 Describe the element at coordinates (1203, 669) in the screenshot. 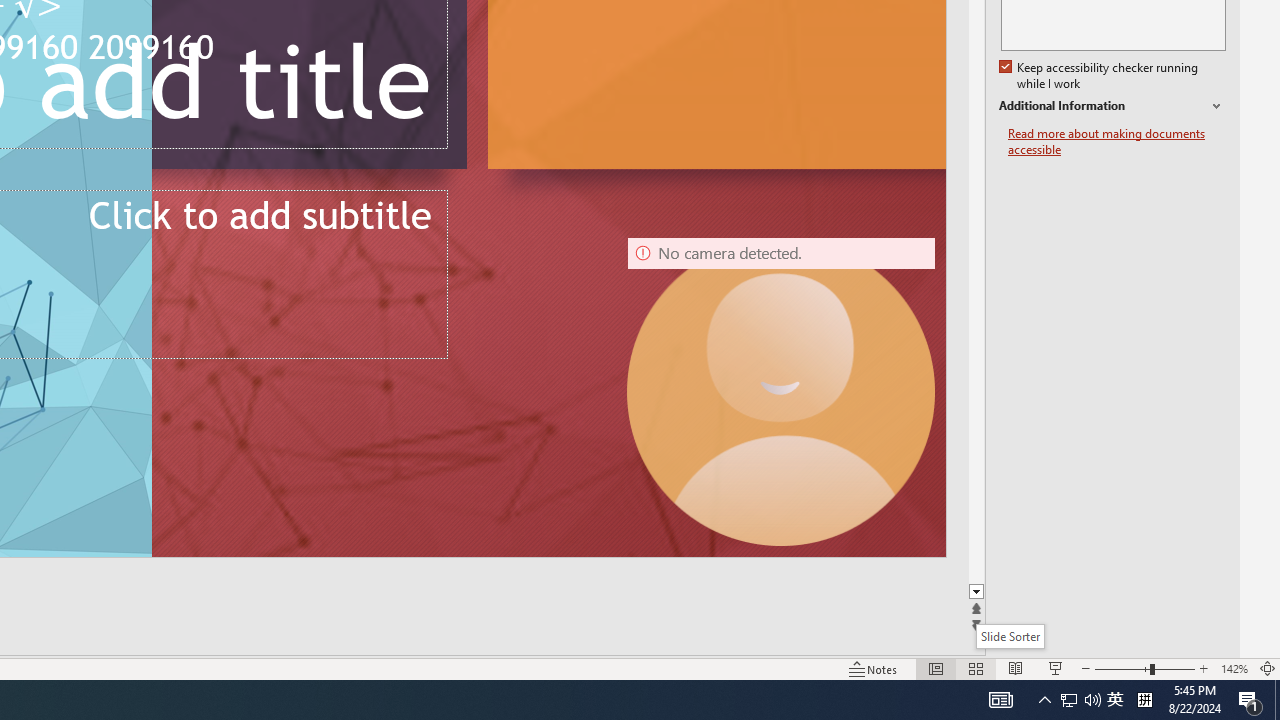

I see `'Zoom In'` at that location.